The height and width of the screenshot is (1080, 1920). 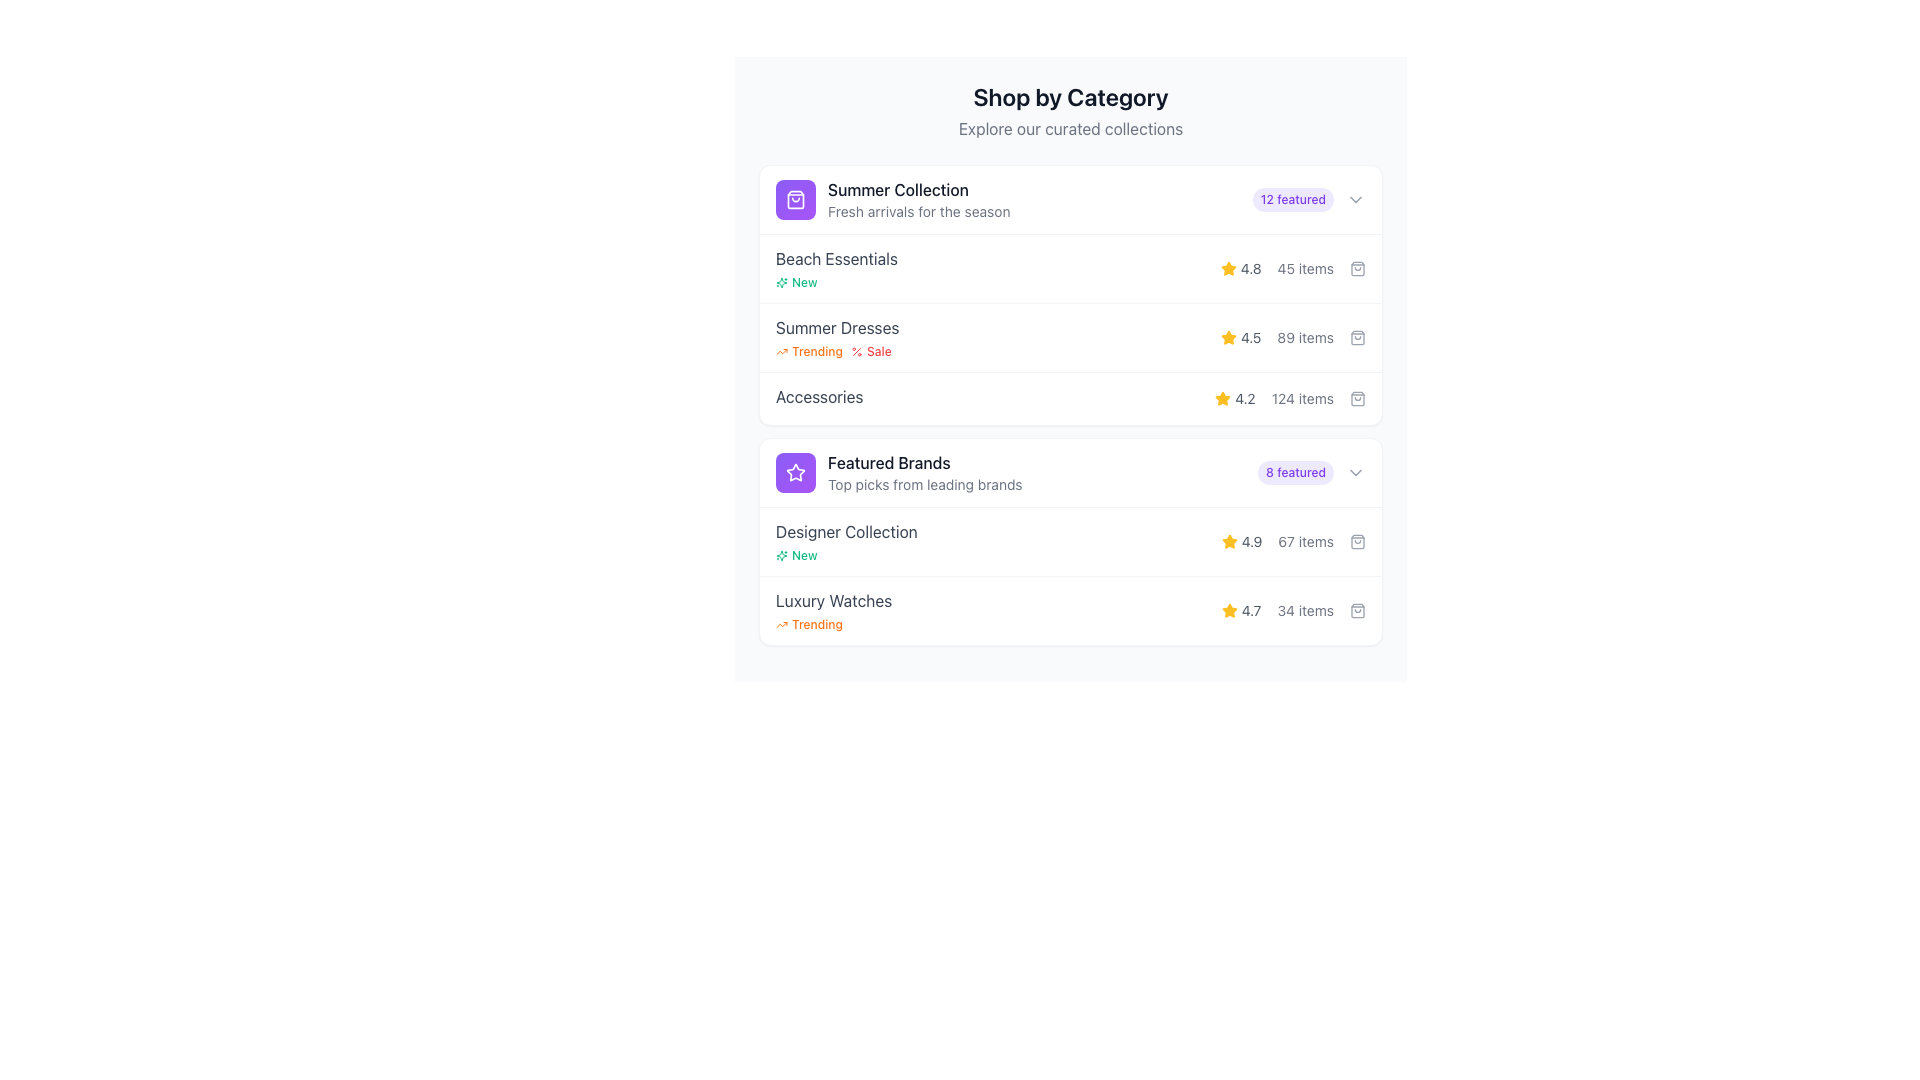 What do you see at coordinates (1222, 398) in the screenshot?
I see `the rating represented by the star icon located in the third row of the 'Shop by Category' section, adjacent to the 'Accessories' text and the numeric rating '4.2'` at bounding box center [1222, 398].